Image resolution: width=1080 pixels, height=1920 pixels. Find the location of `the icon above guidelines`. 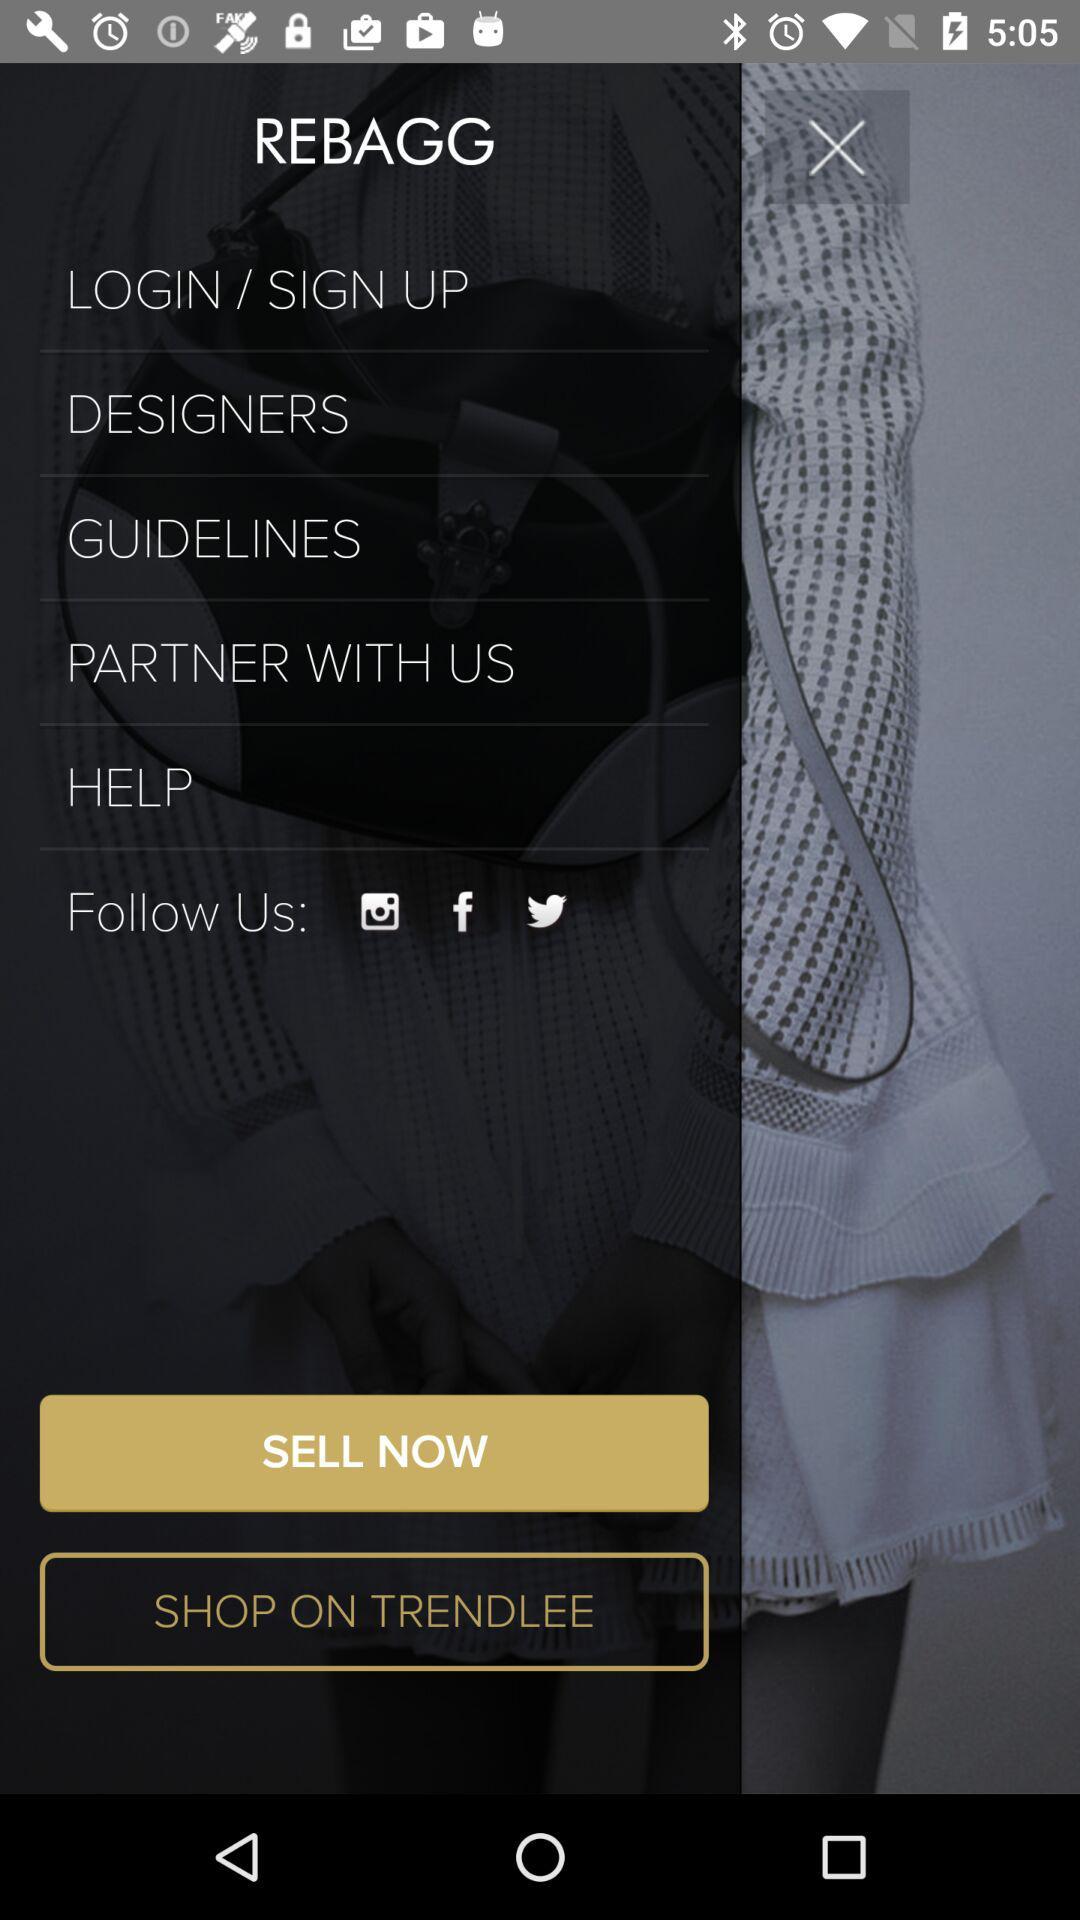

the icon above guidelines is located at coordinates (374, 474).